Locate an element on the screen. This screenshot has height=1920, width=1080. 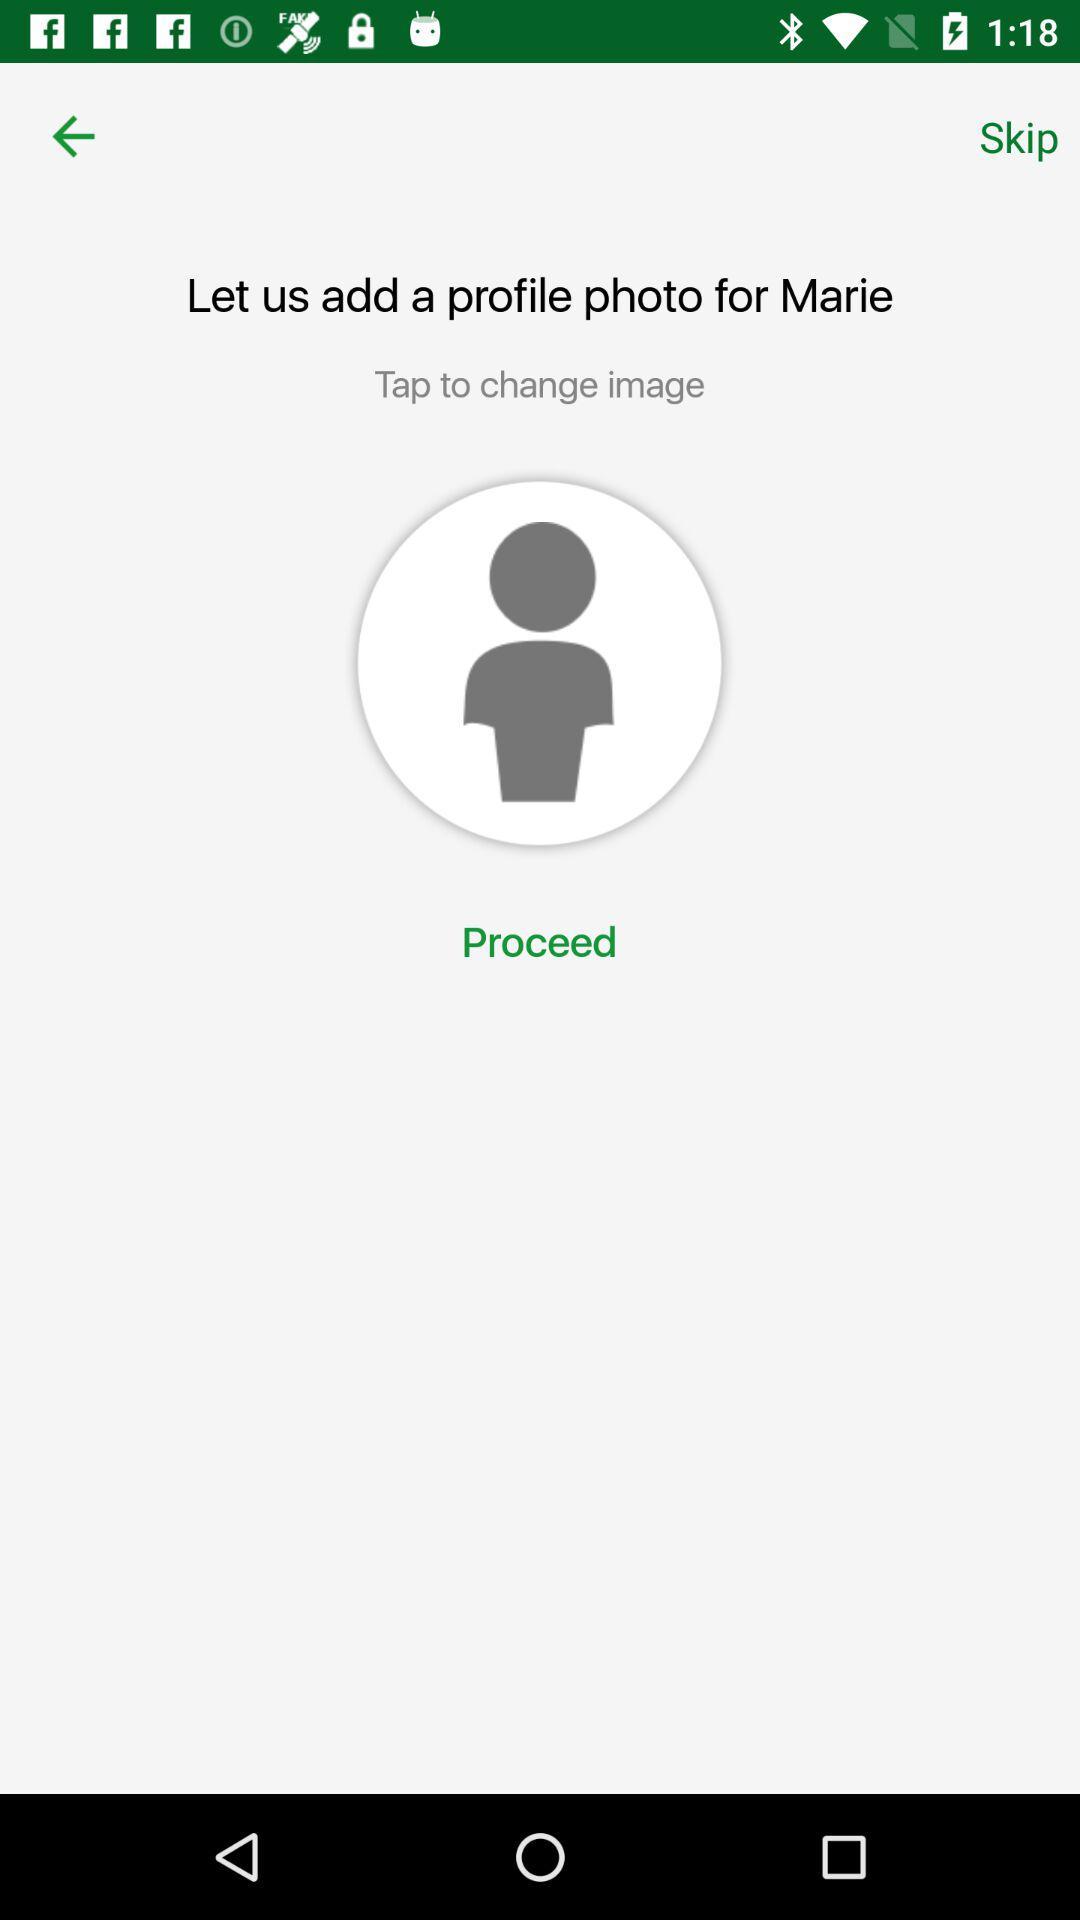
change profile image is located at coordinates (538, 663).